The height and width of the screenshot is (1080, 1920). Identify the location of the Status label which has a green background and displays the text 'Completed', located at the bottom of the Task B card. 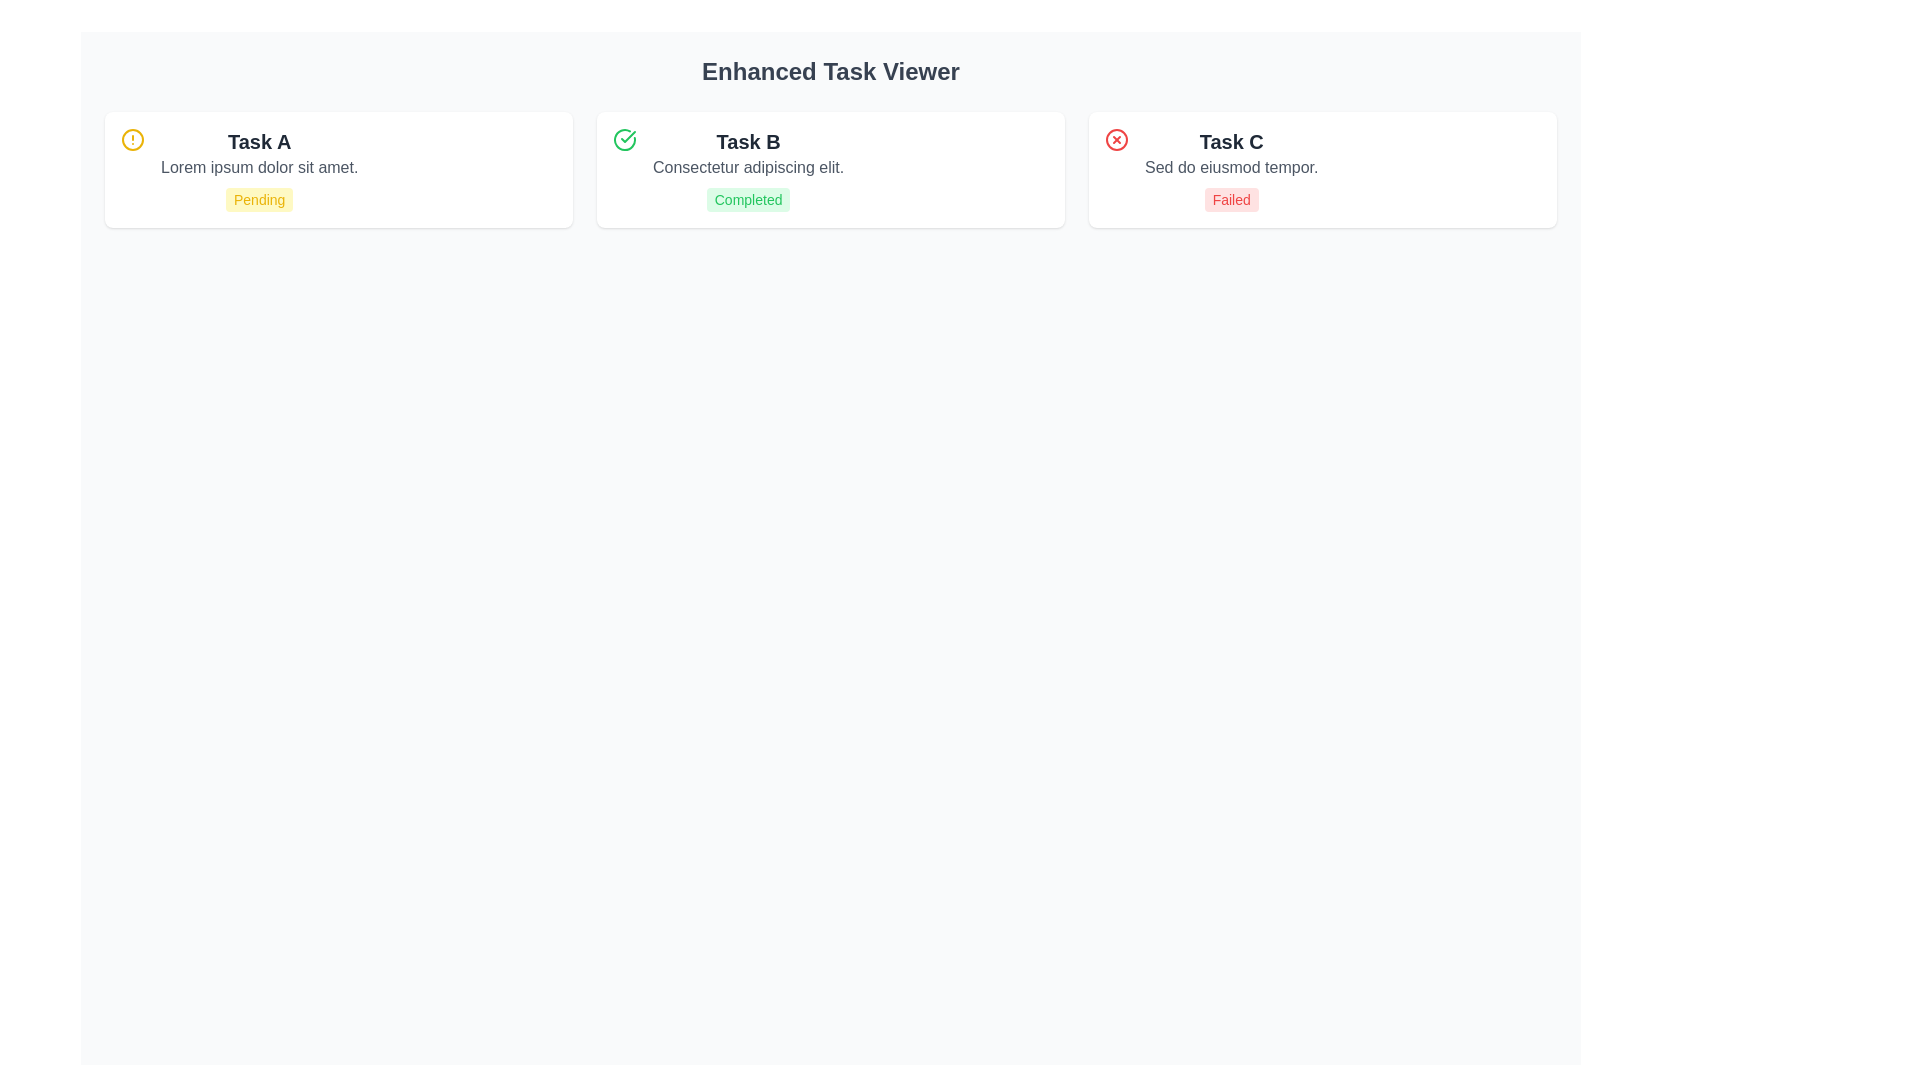
(747, 200).